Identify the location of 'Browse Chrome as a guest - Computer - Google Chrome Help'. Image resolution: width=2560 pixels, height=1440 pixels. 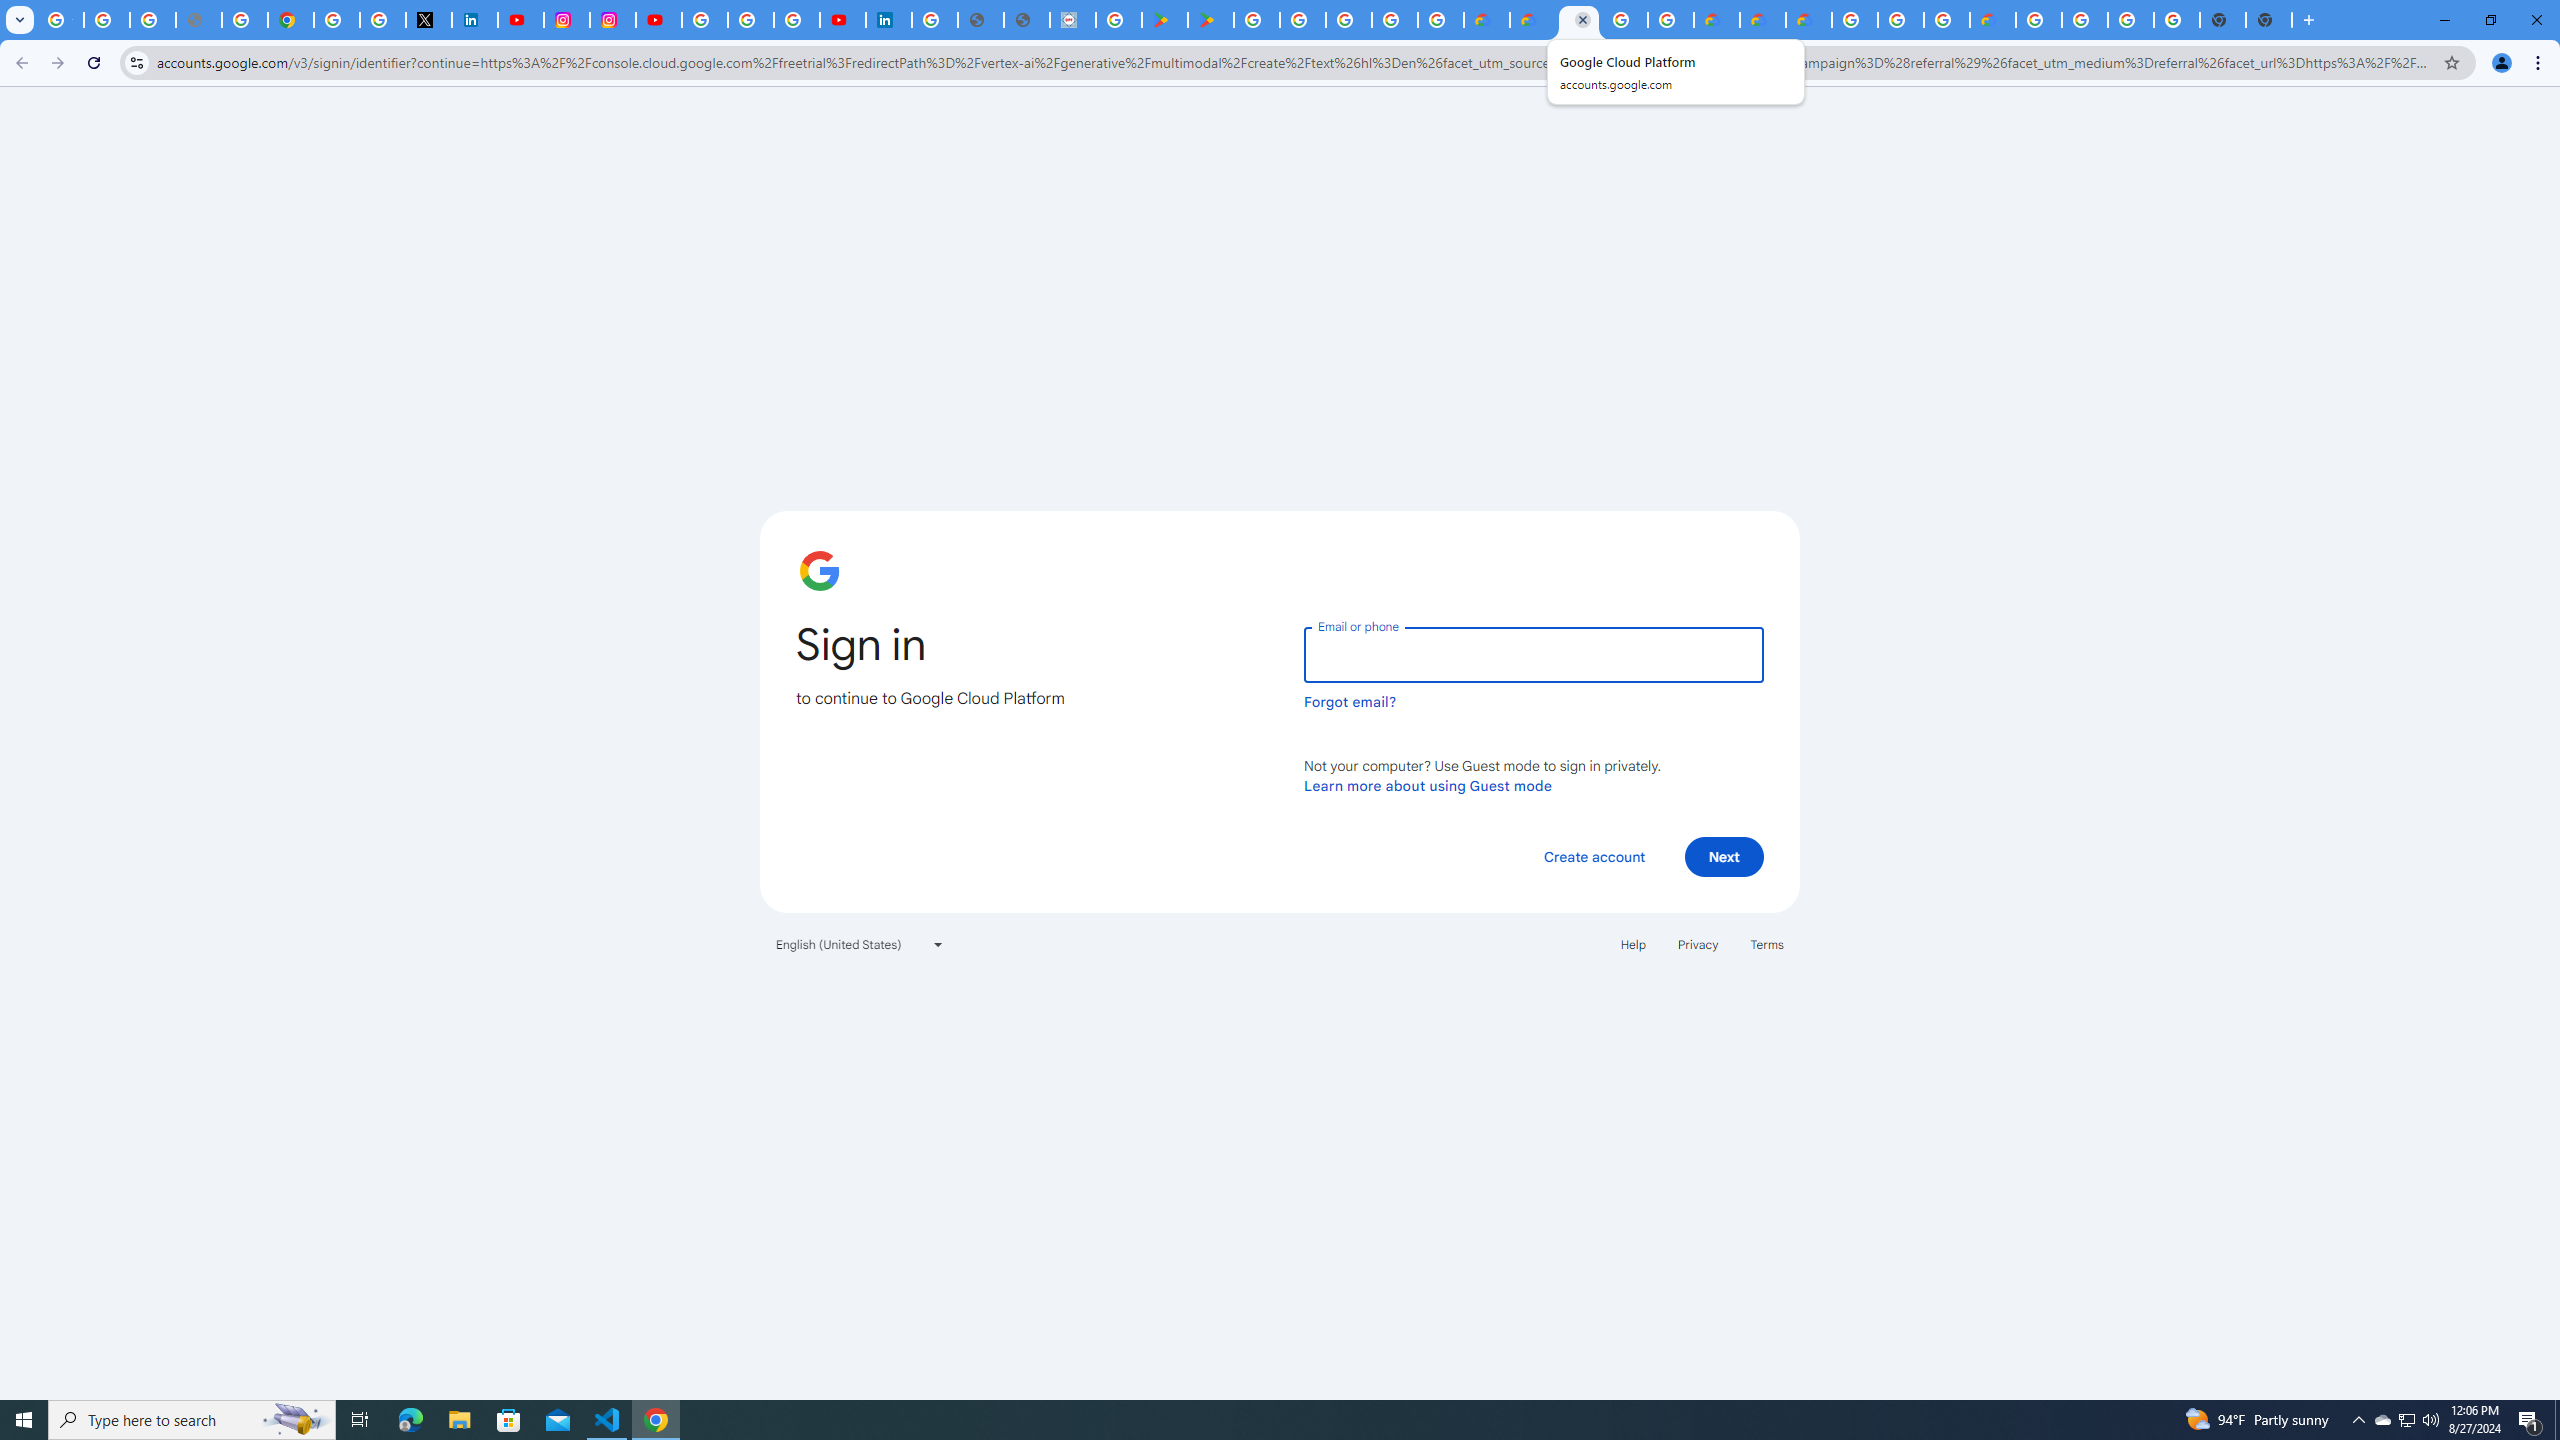
(1945, 19).